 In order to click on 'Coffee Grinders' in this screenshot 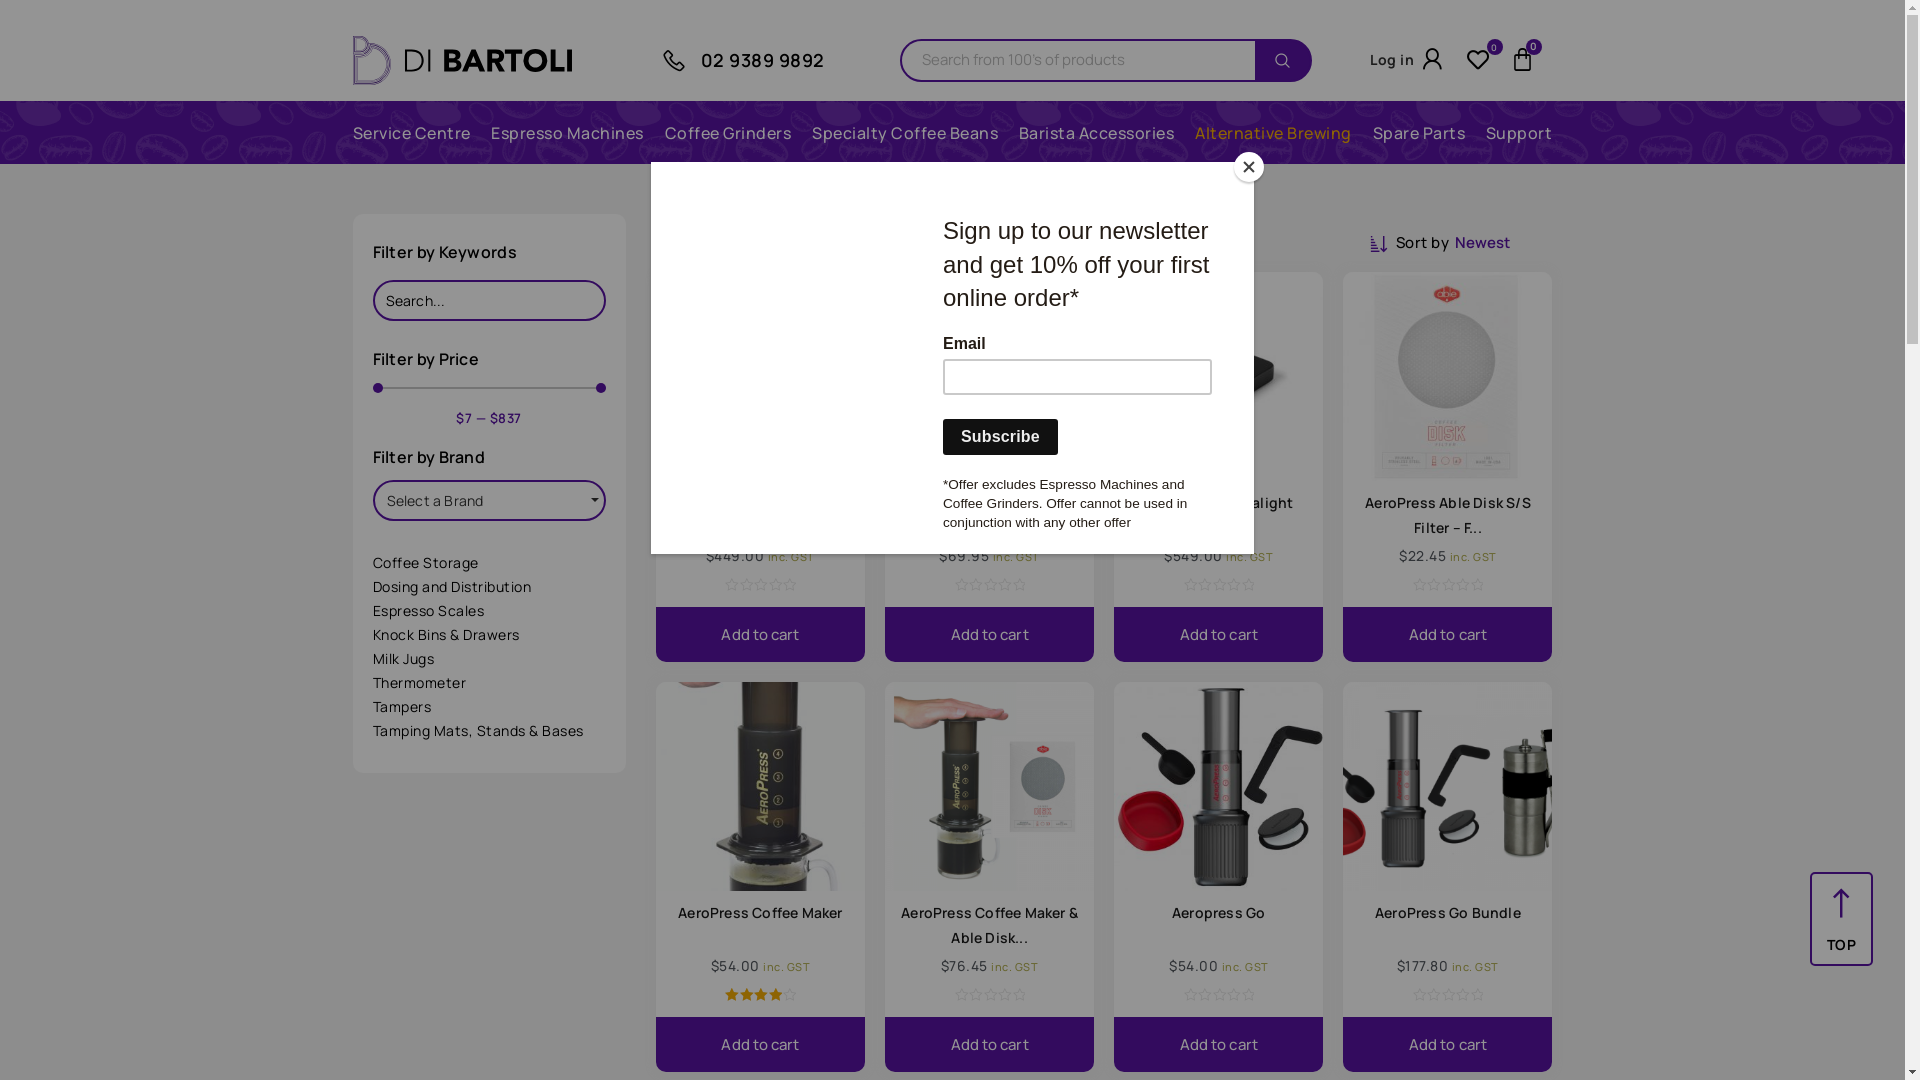, I will do `click(727, 132)`.